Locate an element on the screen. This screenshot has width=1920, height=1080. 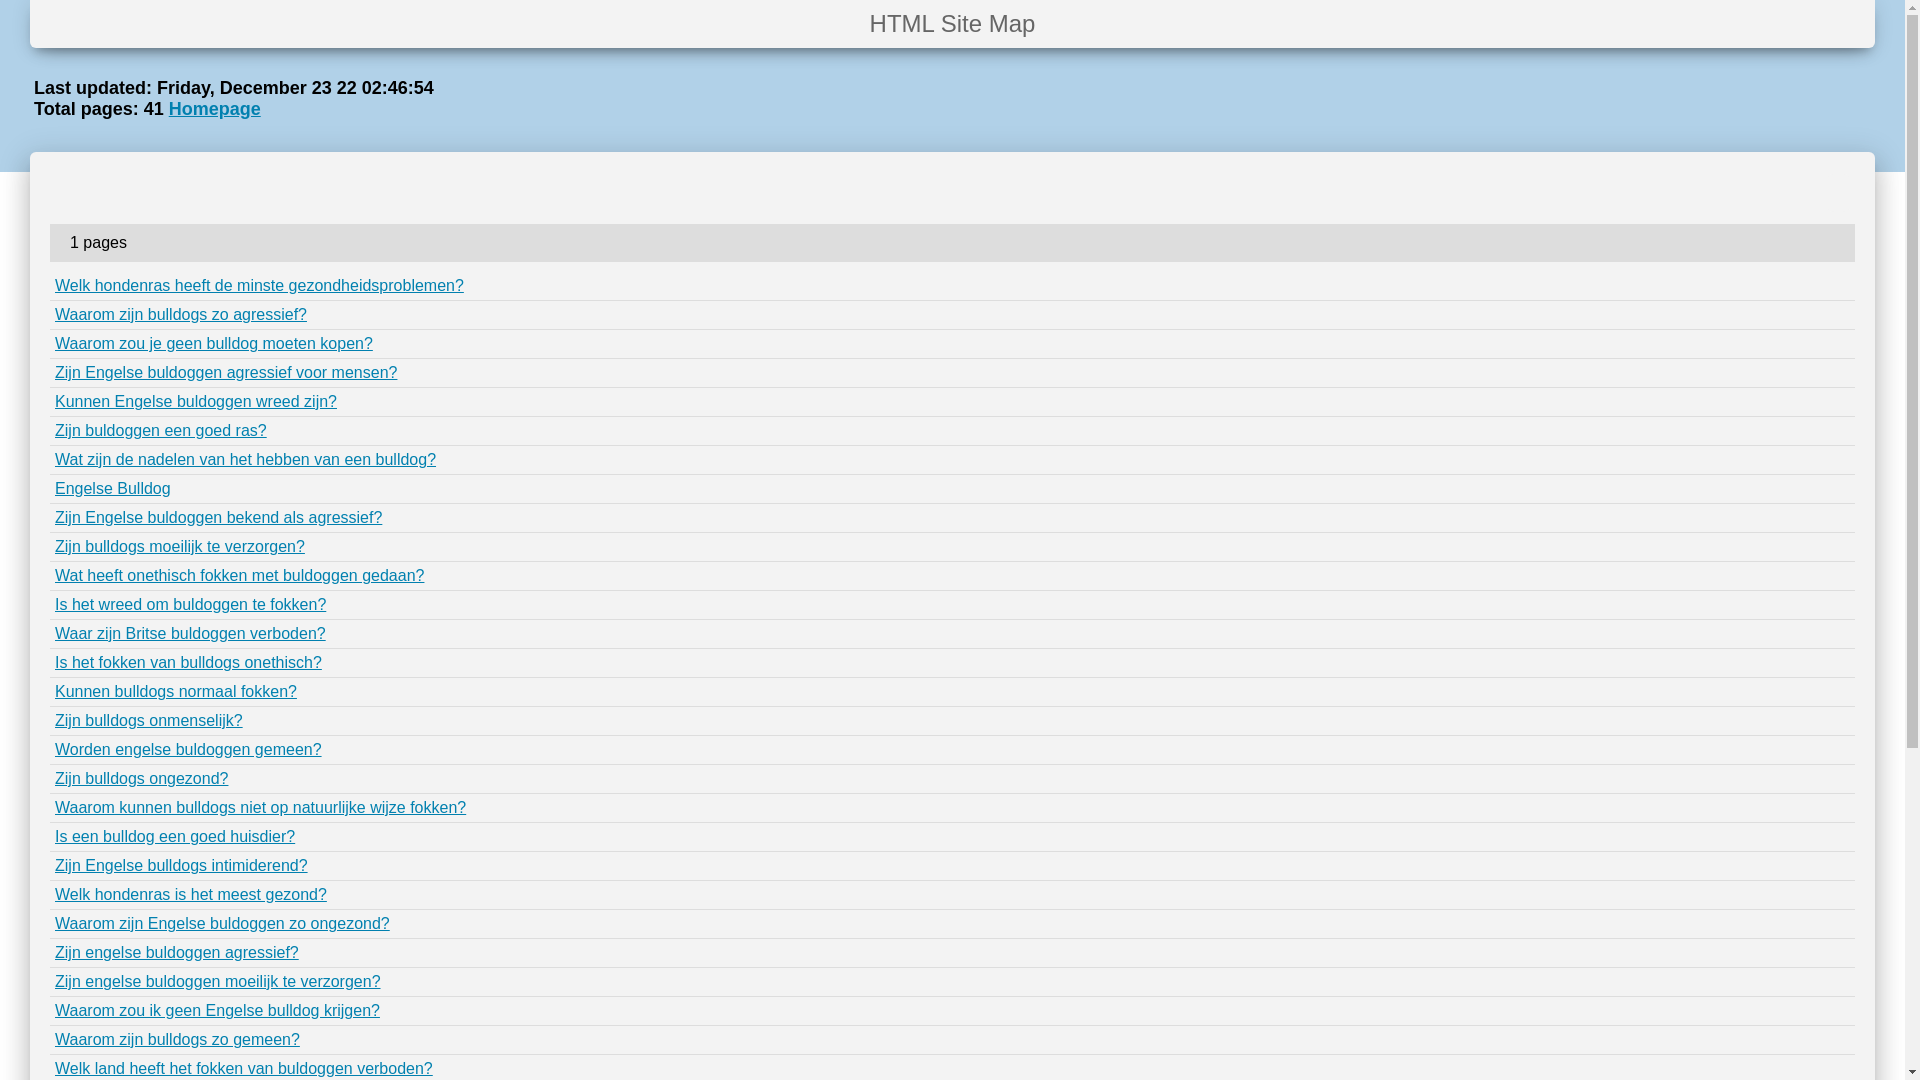
'Zijn Engelse buldoggen bekend als agressief?' is located at coordinates (218, 516).